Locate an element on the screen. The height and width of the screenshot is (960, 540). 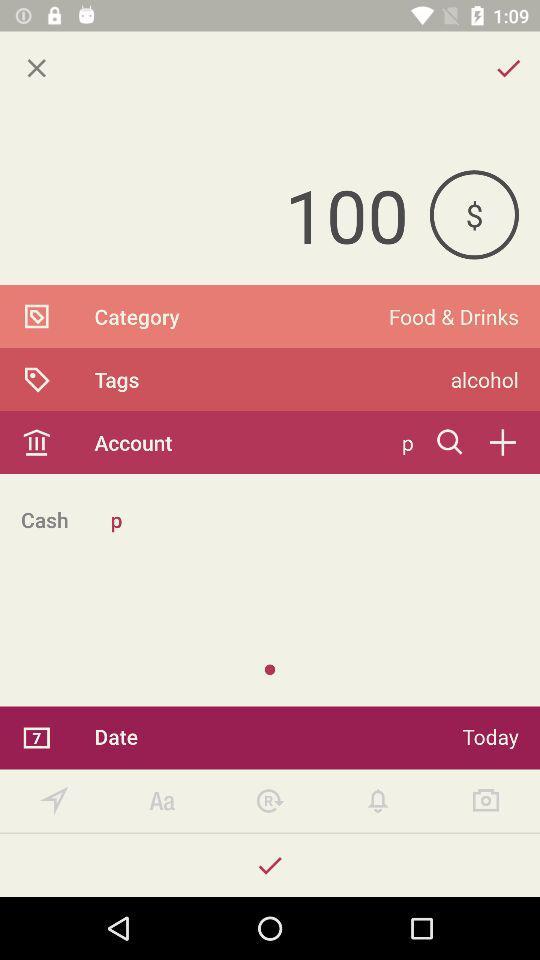
save is located at coordinates (270, 864).